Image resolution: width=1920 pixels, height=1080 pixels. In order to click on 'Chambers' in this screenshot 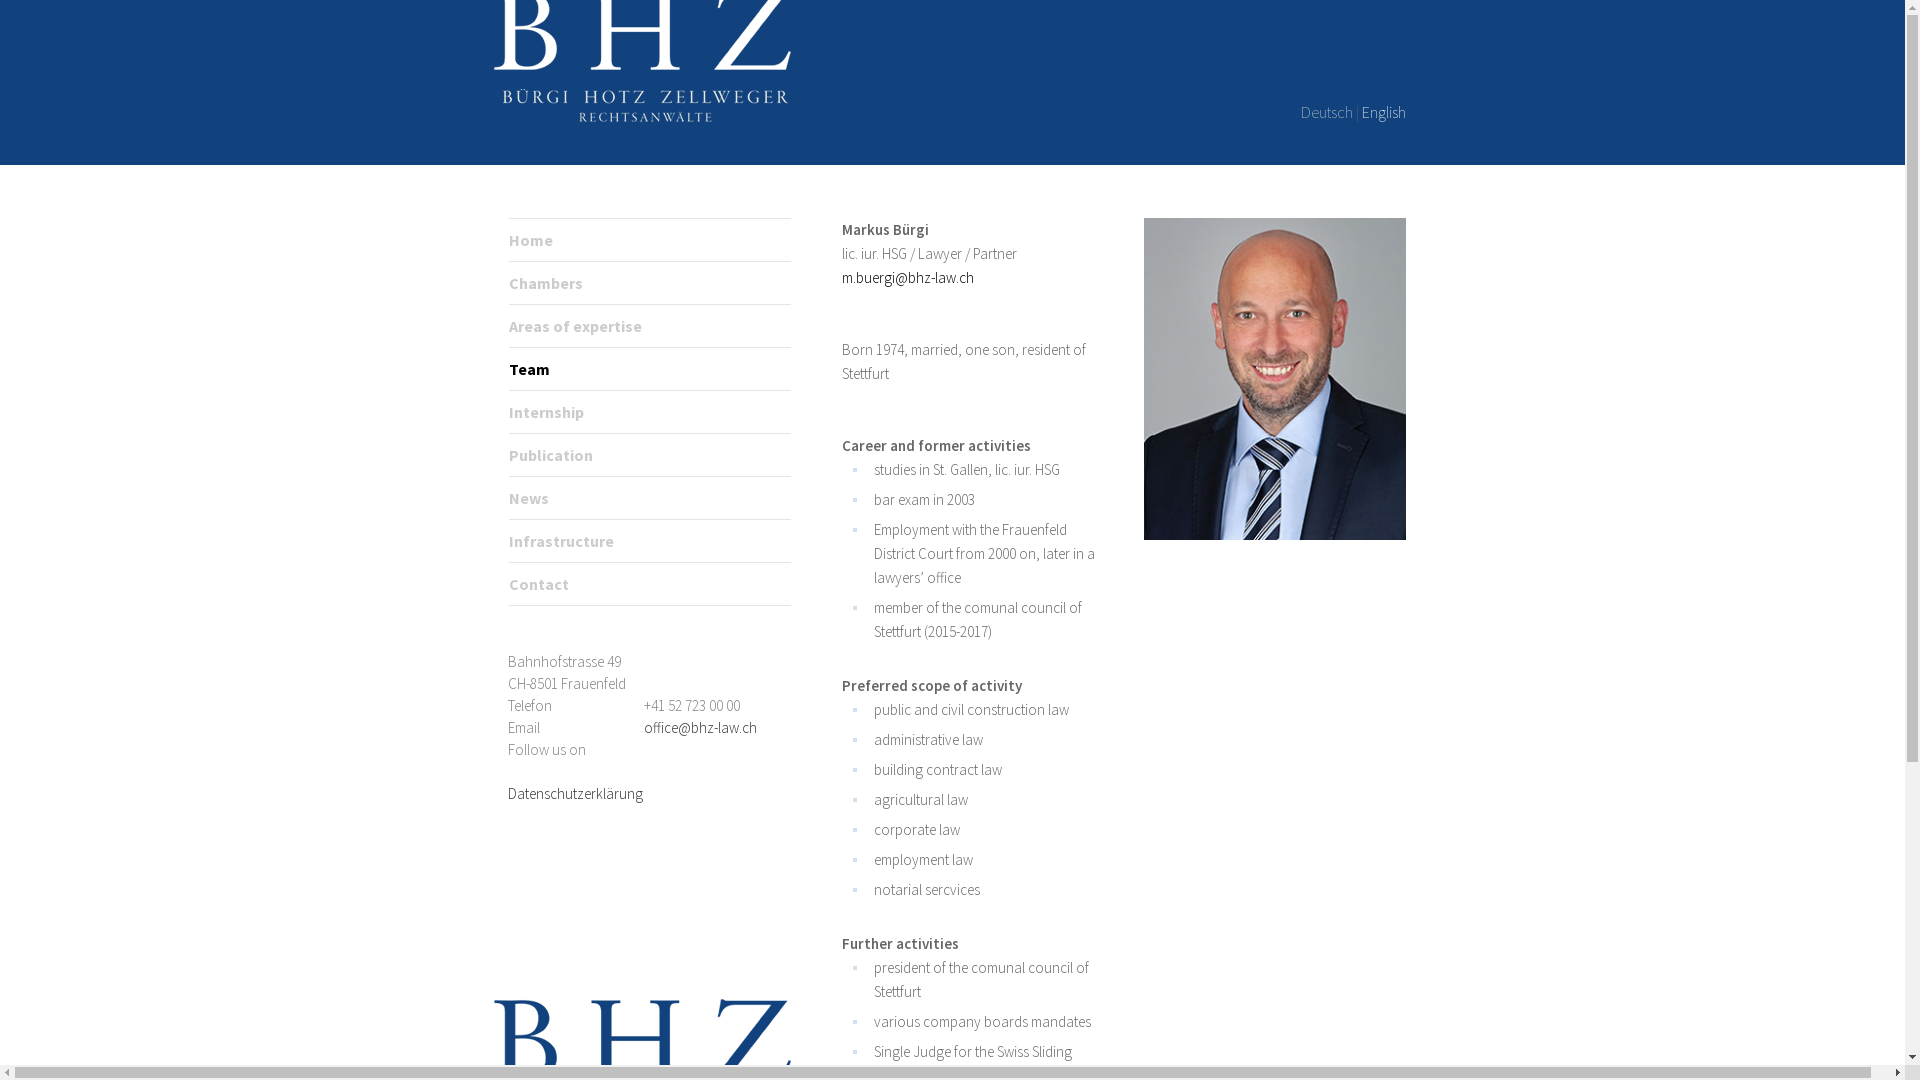, I will do `click(545, 282)`.